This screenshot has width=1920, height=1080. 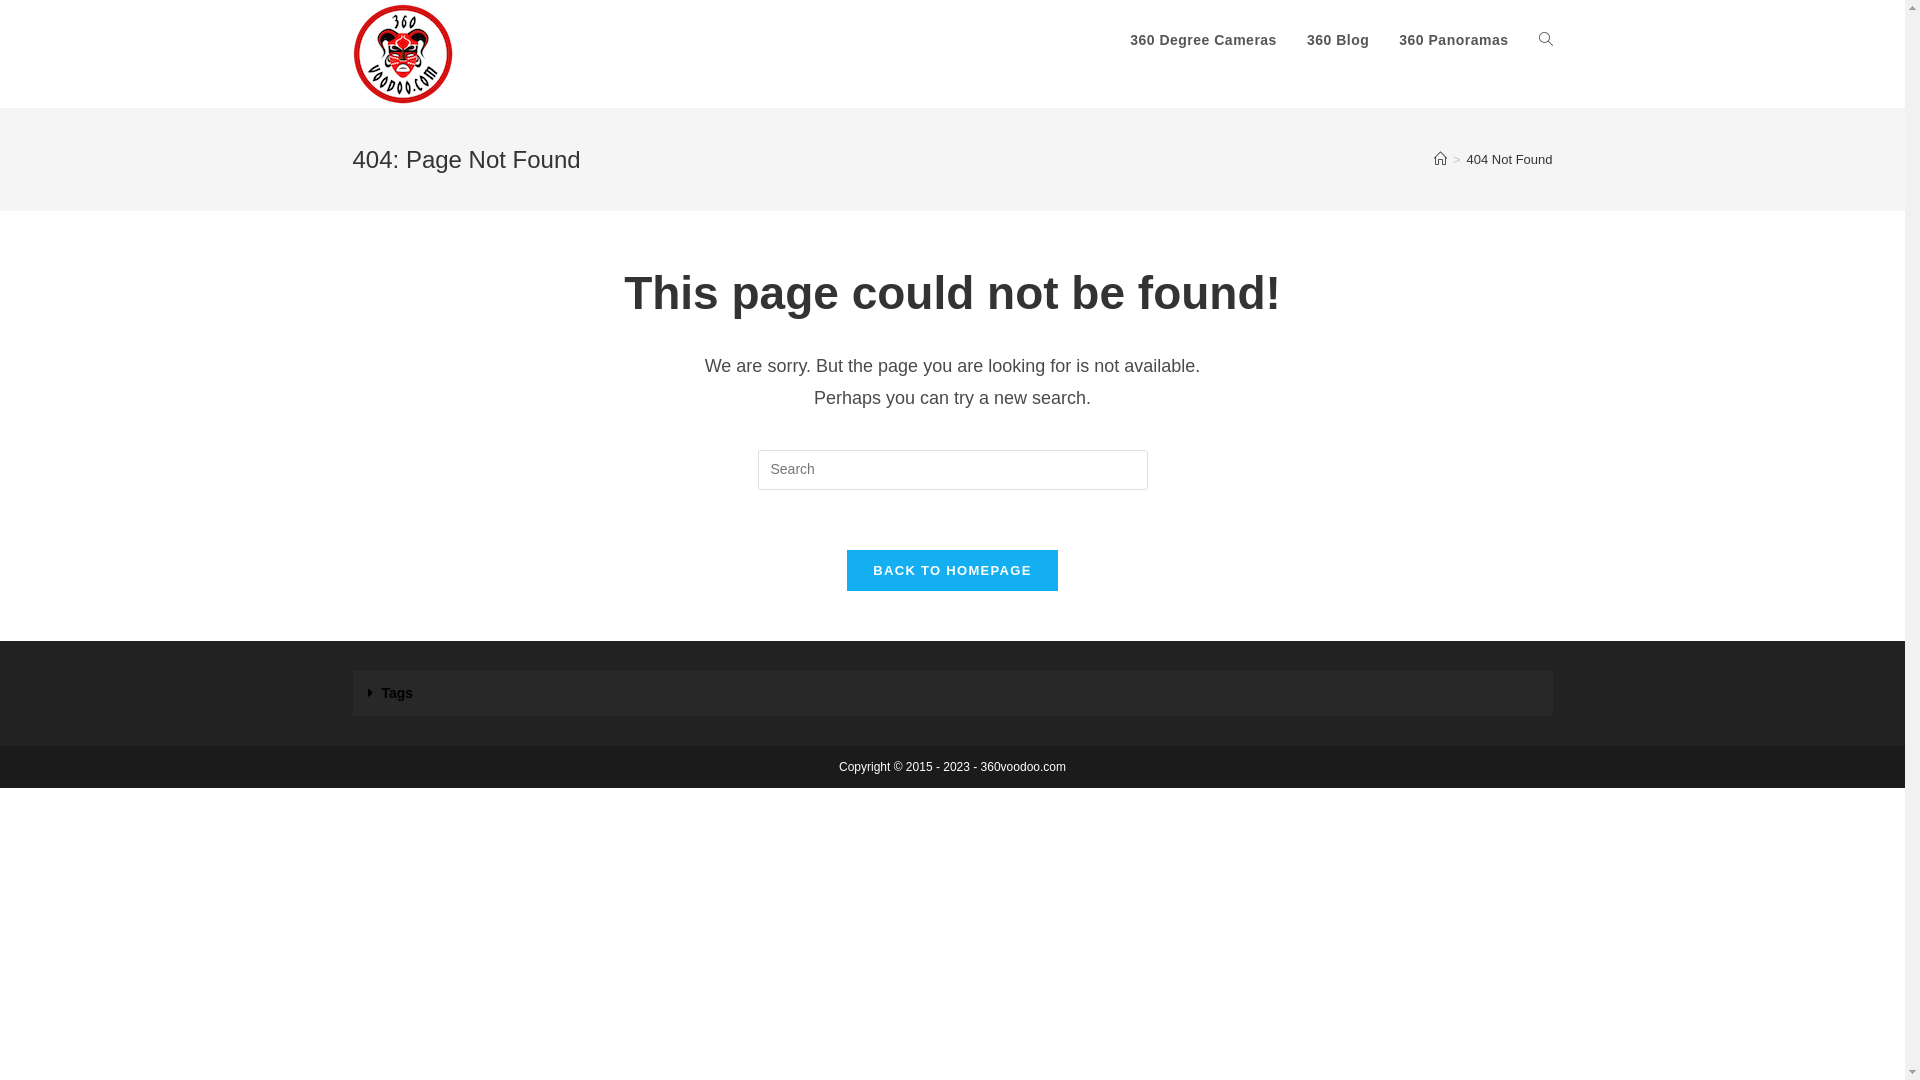 I want to click on '360voodoo.com', so click(x=1023, y=766).